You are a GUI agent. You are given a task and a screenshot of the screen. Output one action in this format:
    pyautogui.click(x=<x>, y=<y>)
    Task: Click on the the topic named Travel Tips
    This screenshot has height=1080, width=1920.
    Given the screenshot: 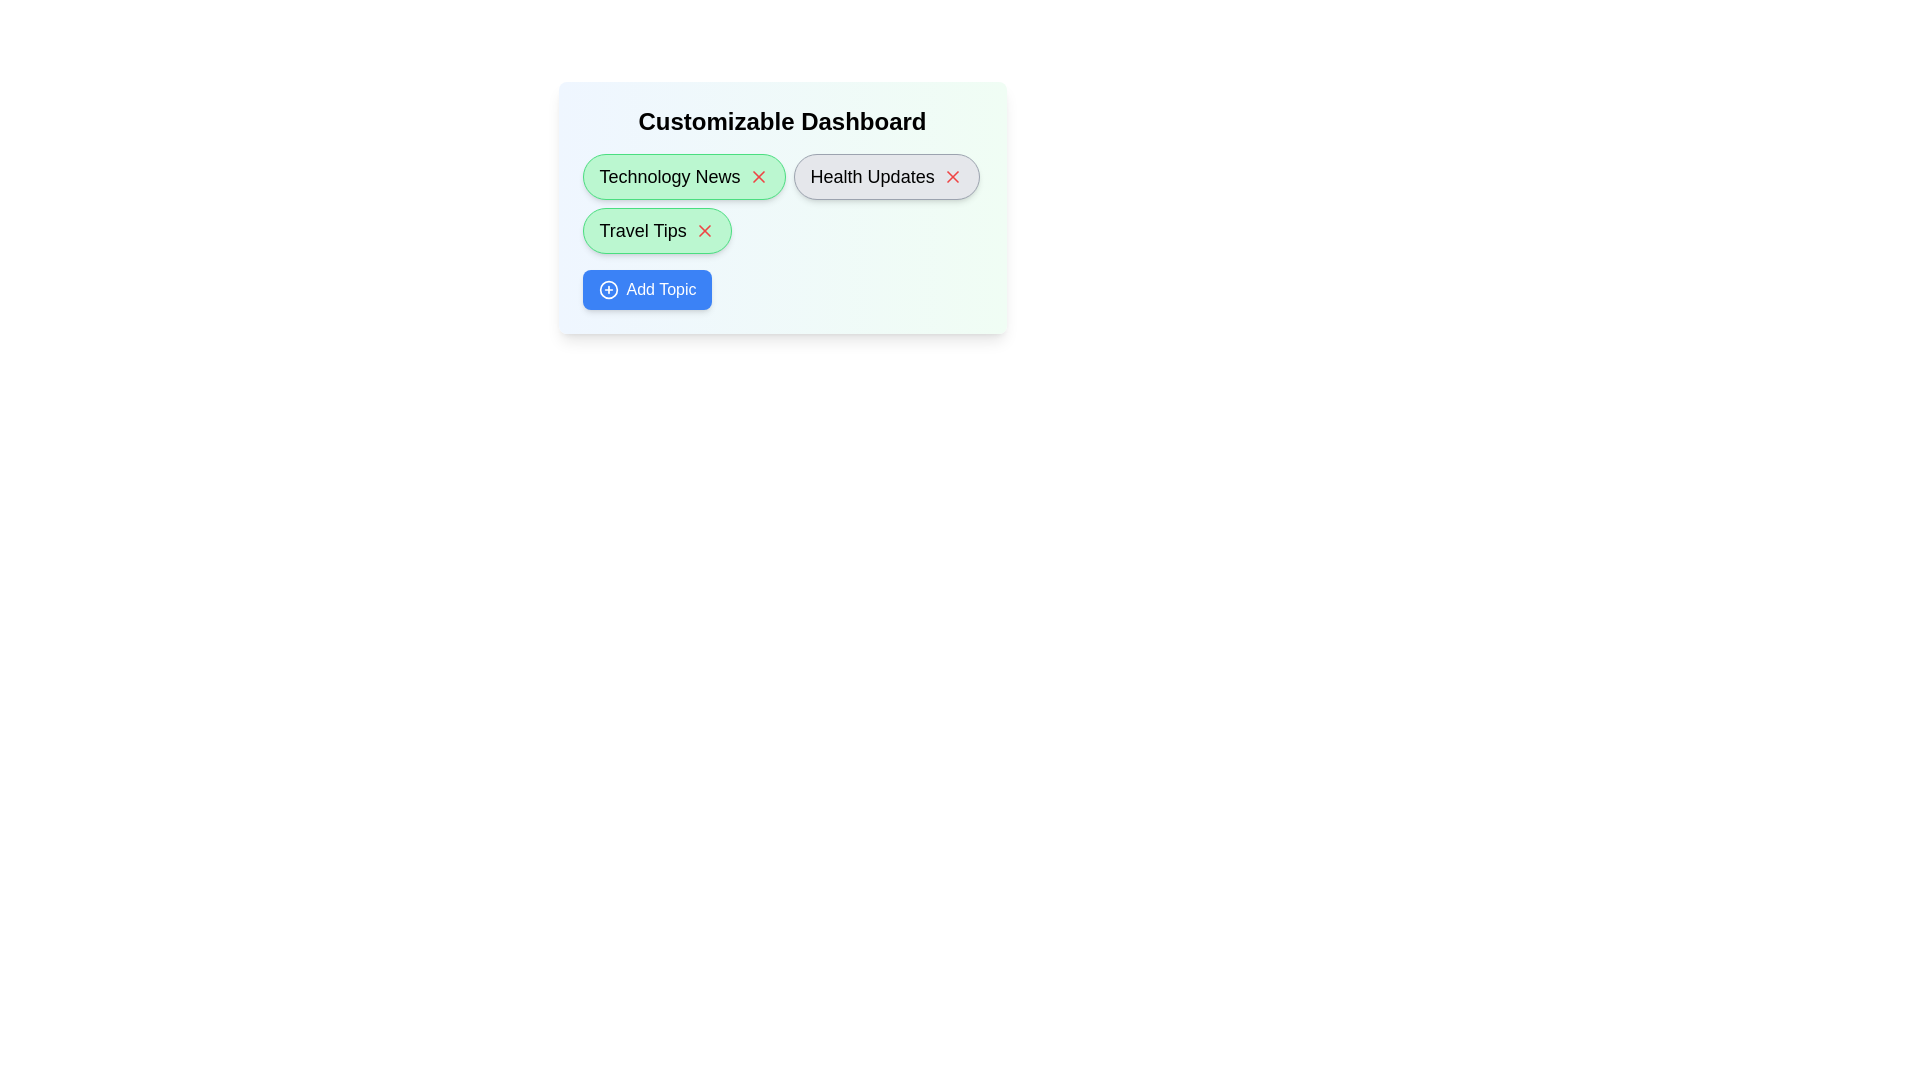 What is the action you would take?
    pyautogui.click(x=657, y=230)
    